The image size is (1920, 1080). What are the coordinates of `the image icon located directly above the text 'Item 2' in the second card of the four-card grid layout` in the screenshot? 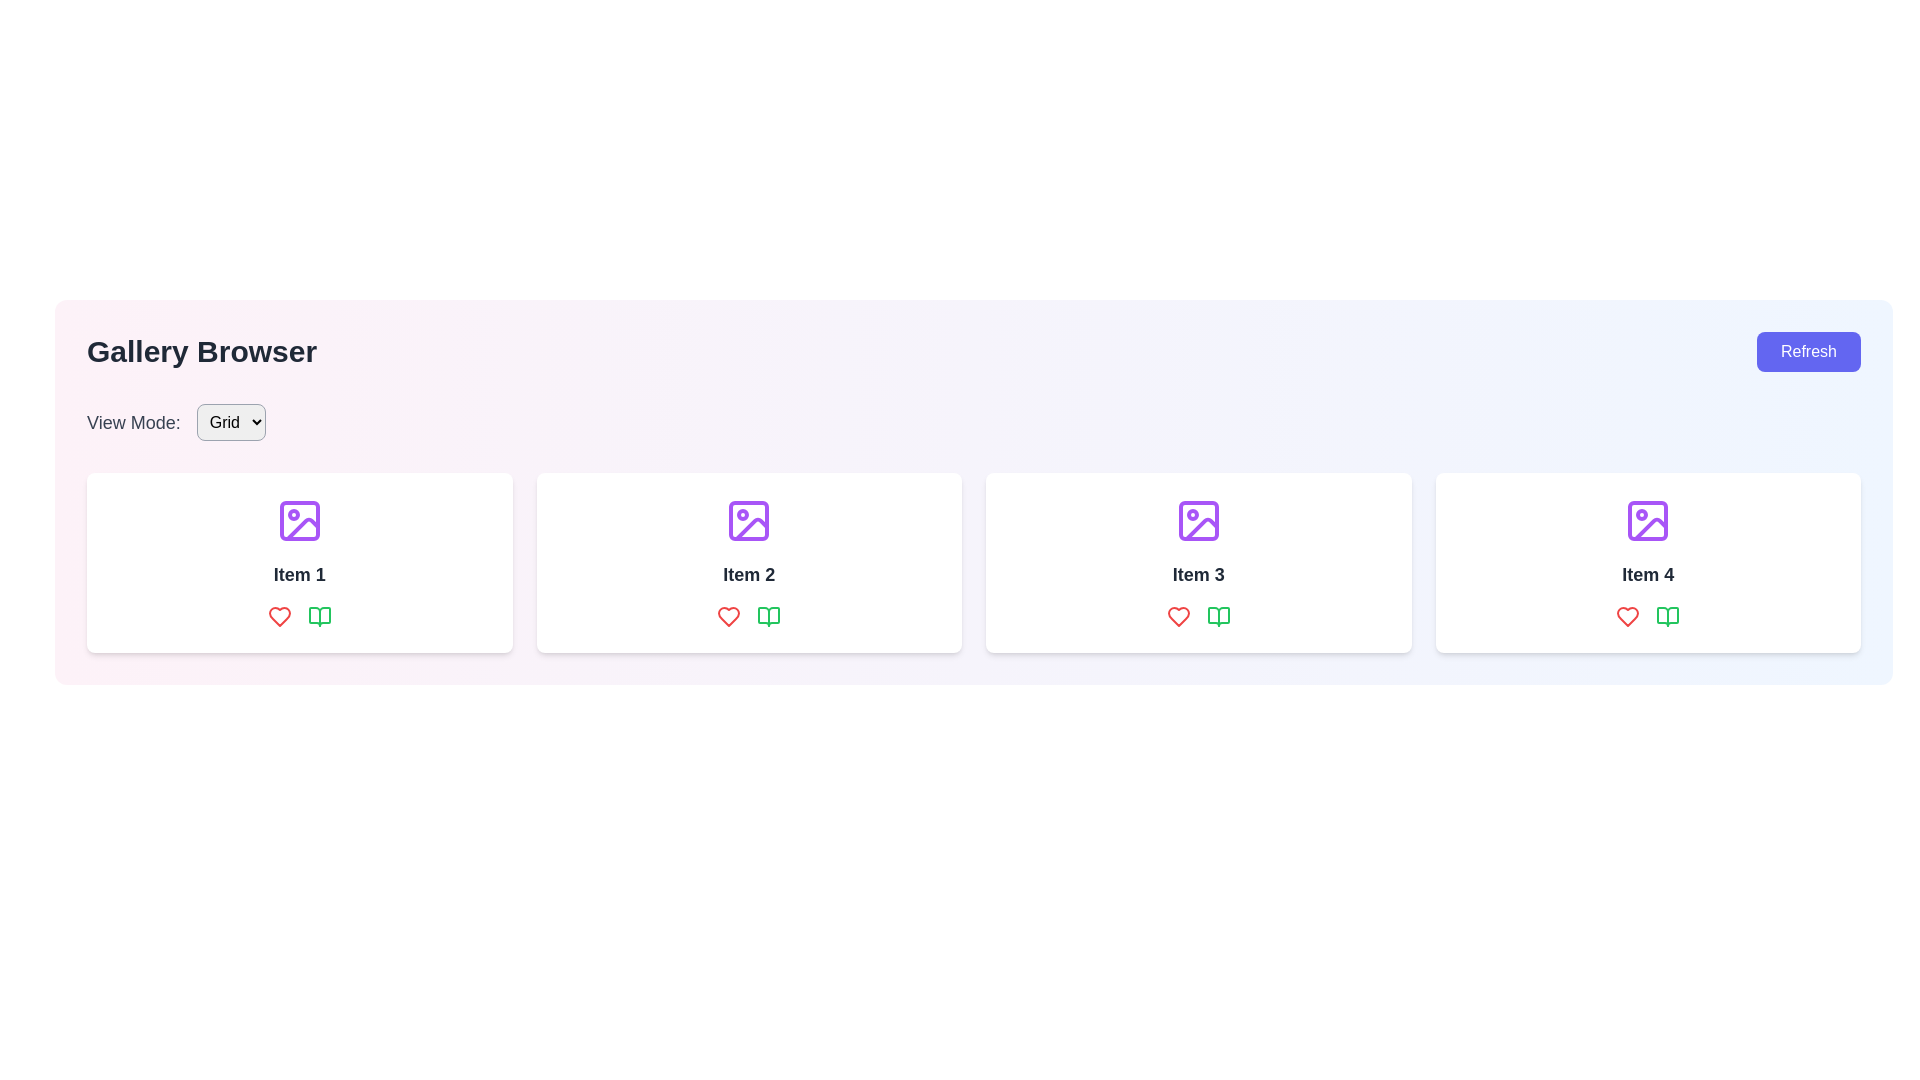 It's located at (748, 519).